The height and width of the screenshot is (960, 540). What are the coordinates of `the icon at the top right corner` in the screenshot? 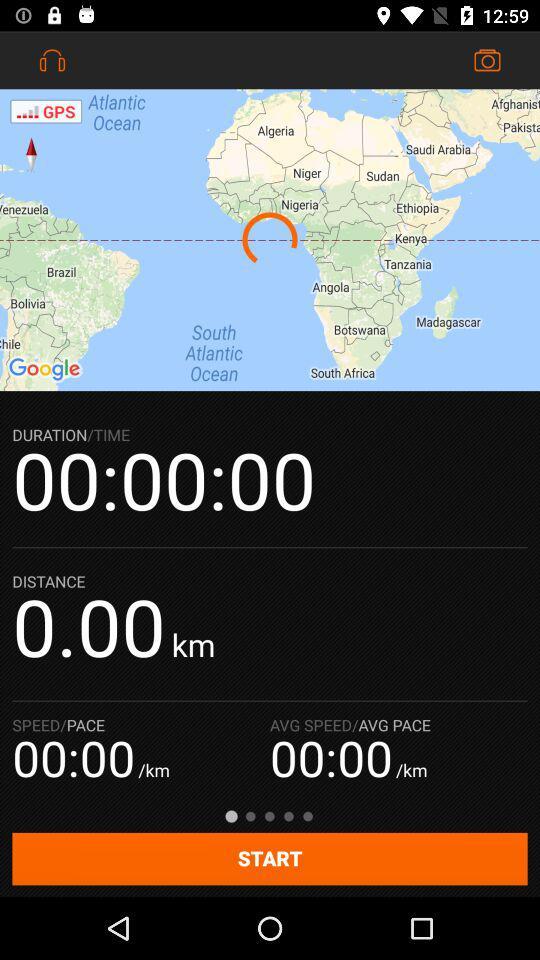 It's located at (486, 59).